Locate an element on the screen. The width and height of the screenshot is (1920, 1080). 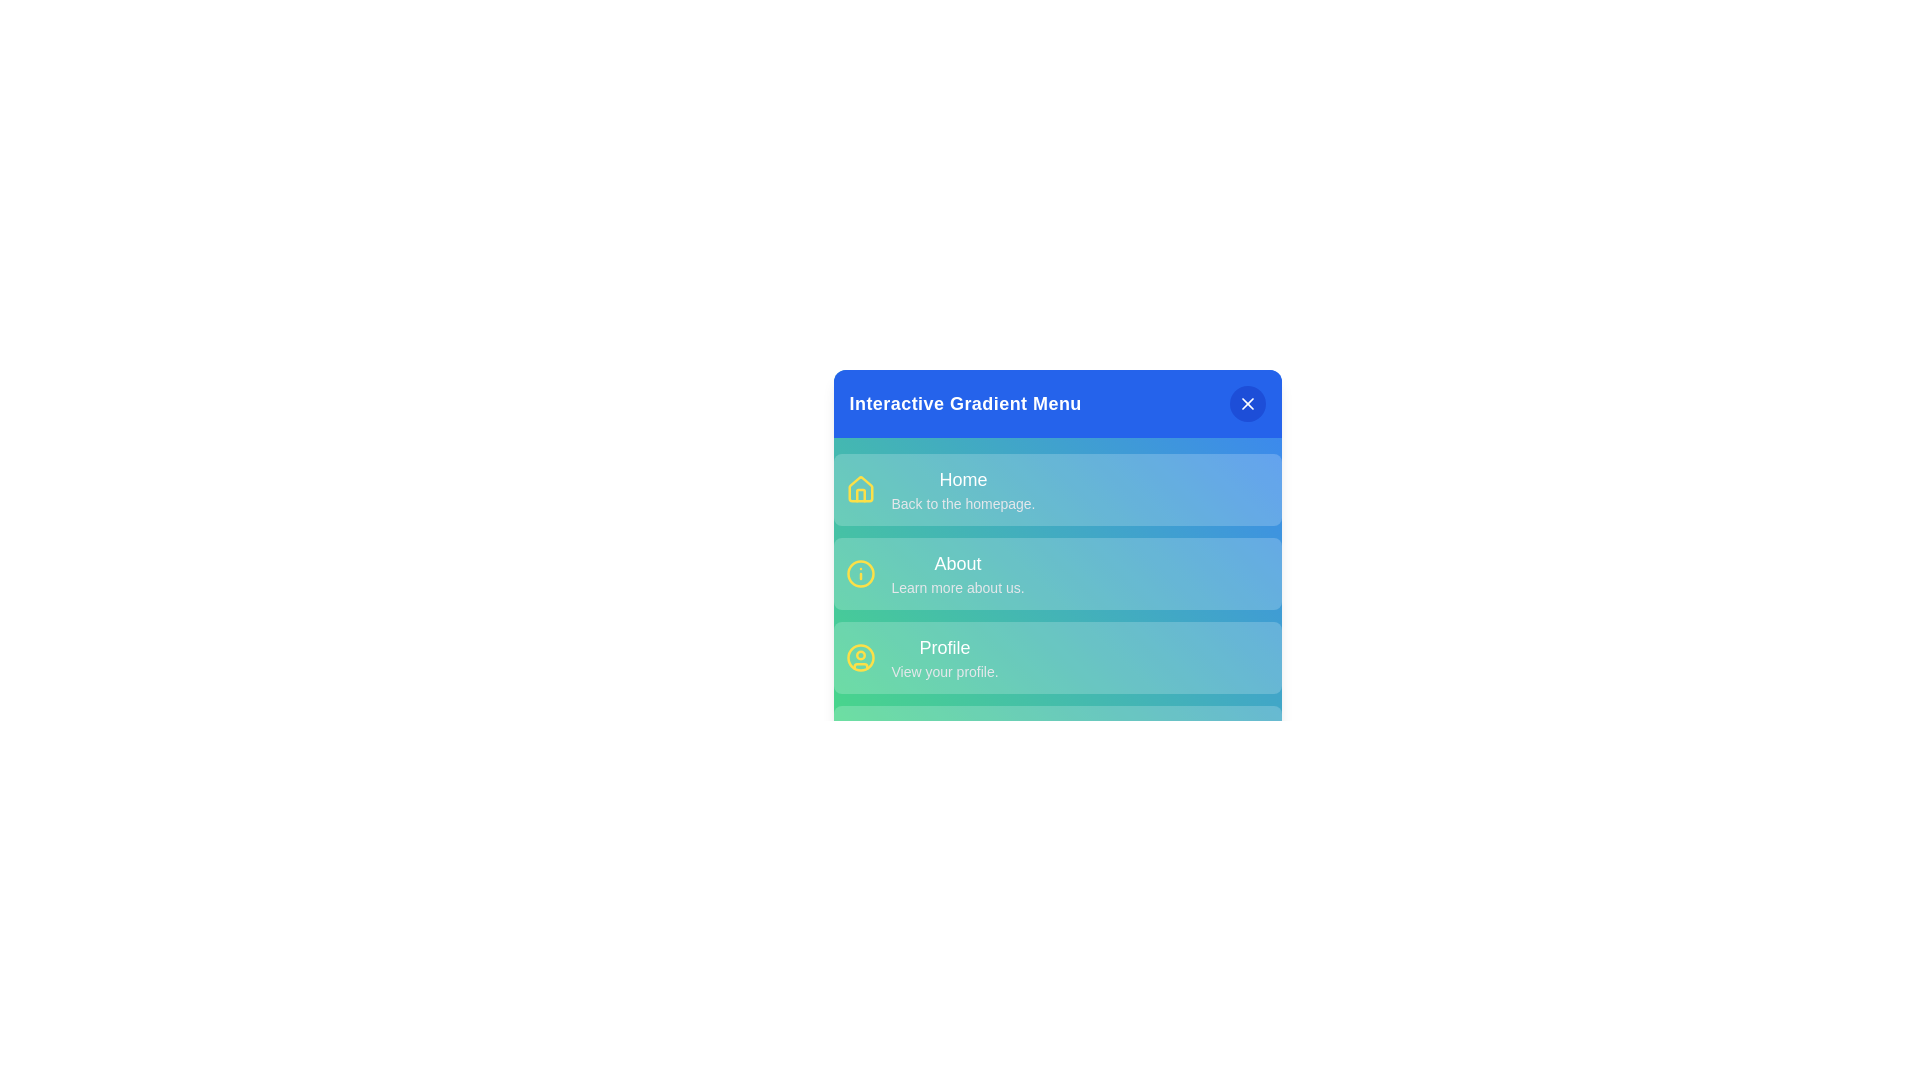
the menu item Profile to read its description is located at coordinates (944, 648).